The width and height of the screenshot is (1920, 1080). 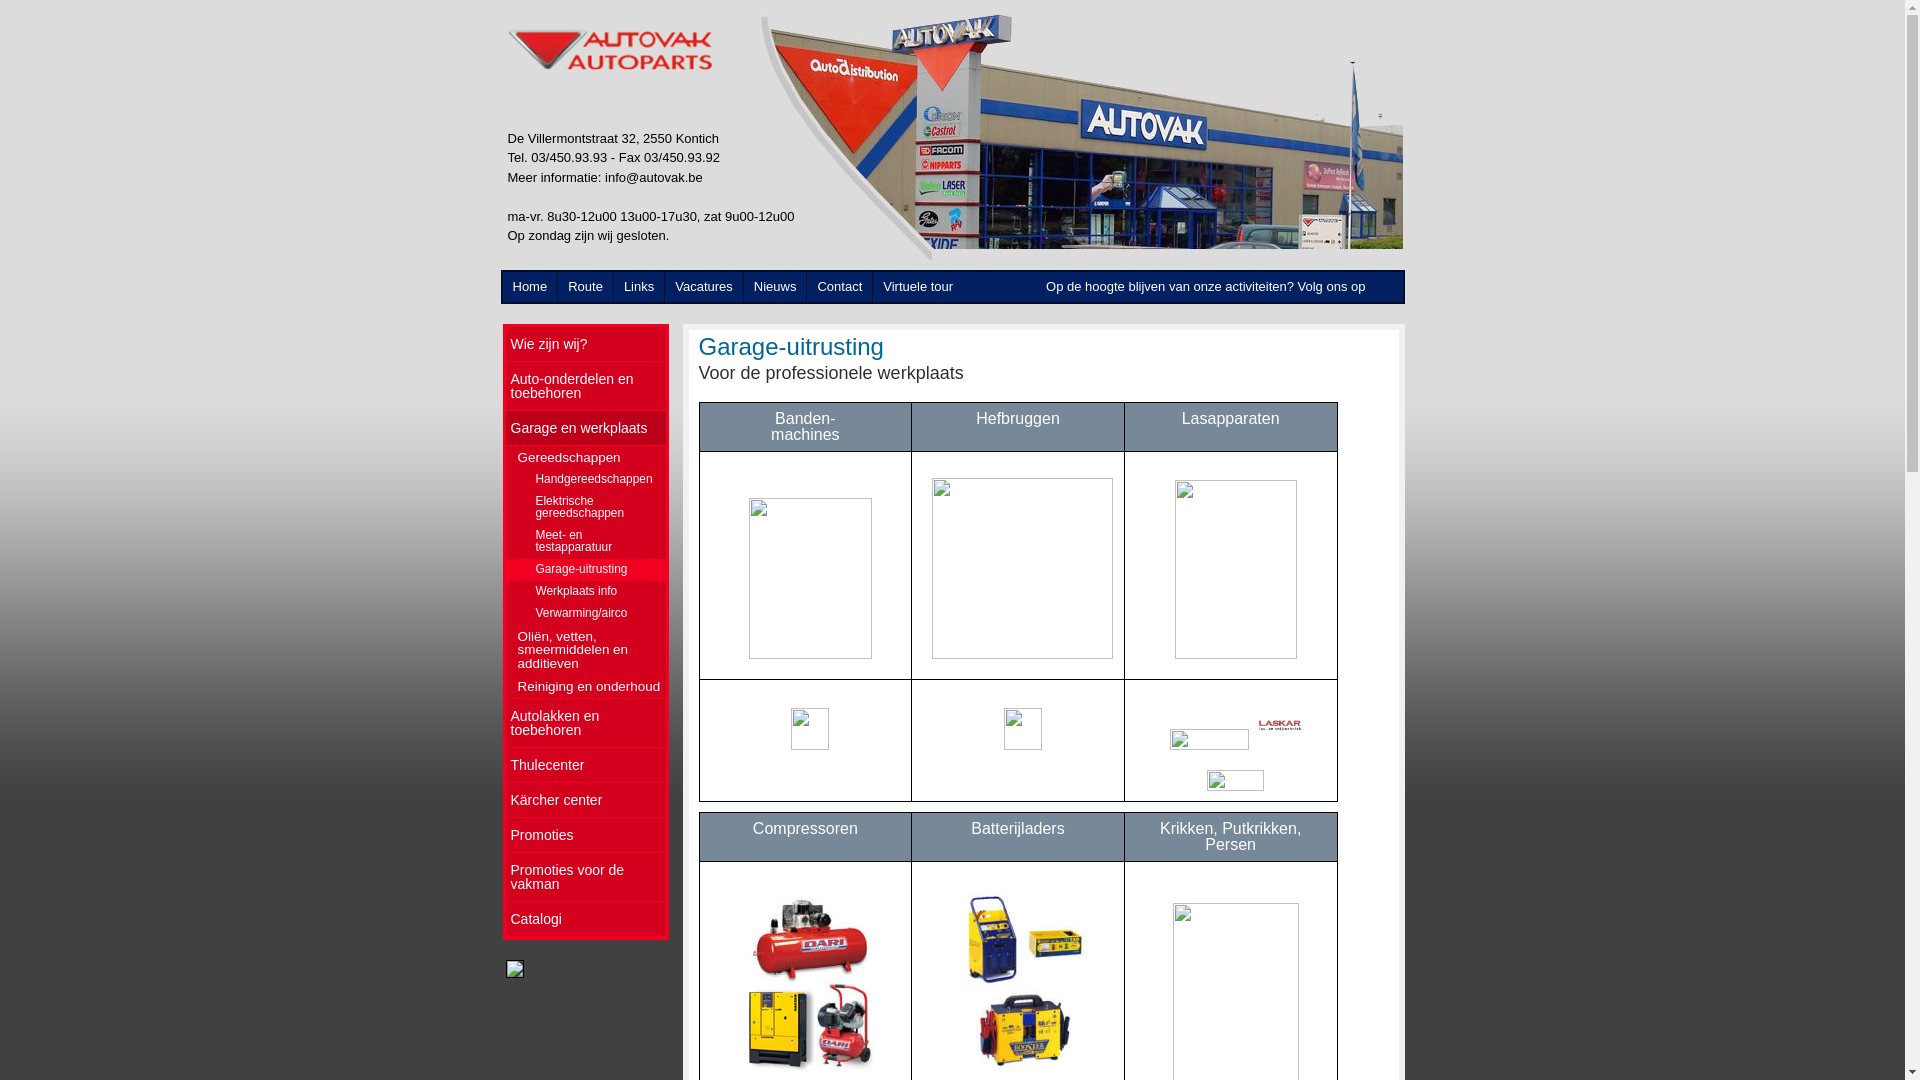 I want to click on 'Auto-onderdelen en toebehoren', so click(x=584, y=386).